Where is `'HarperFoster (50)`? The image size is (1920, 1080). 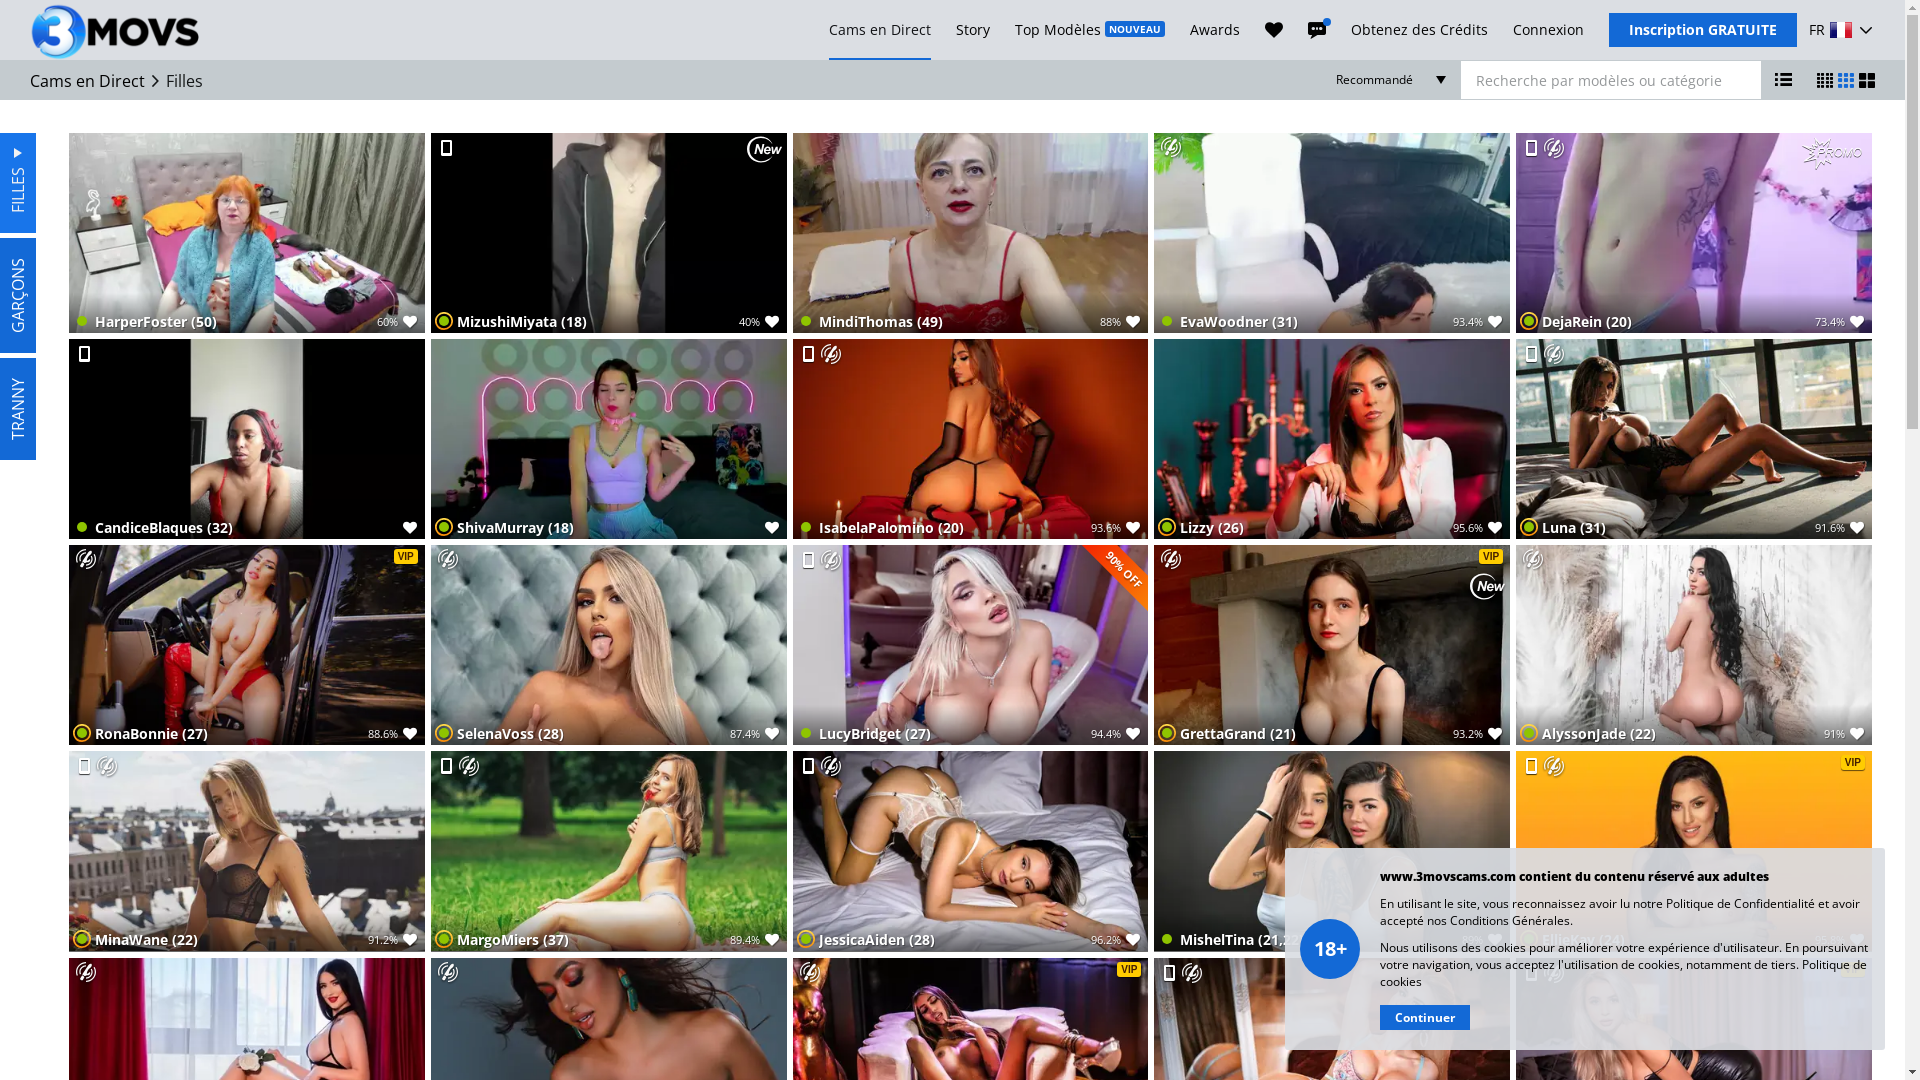
'HarperFoster (50) is located at coordinates (245, 231).